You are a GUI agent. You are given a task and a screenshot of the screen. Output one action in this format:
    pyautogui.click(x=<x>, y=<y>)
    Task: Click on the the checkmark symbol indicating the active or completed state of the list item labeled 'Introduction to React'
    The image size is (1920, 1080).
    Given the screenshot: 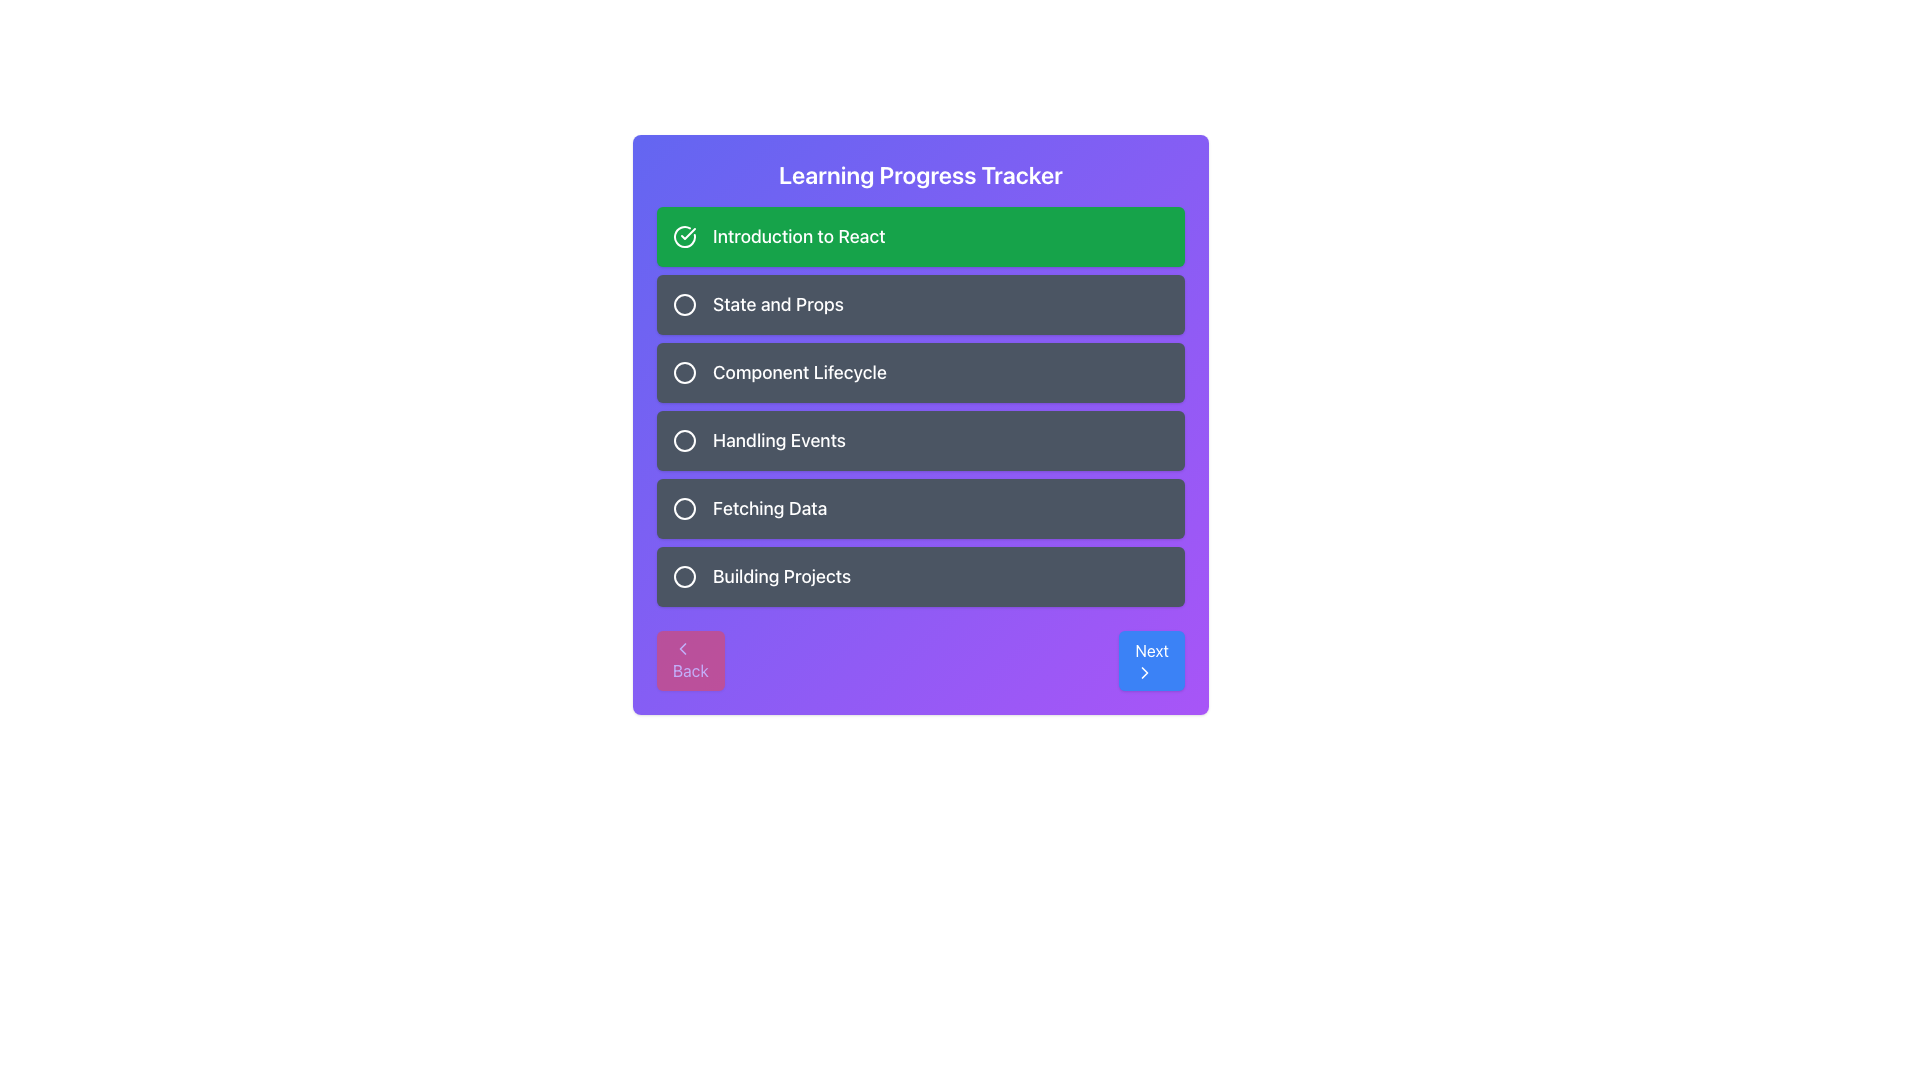 What is the action you would take?
    pyautogui.click(x=688, y=233)
    